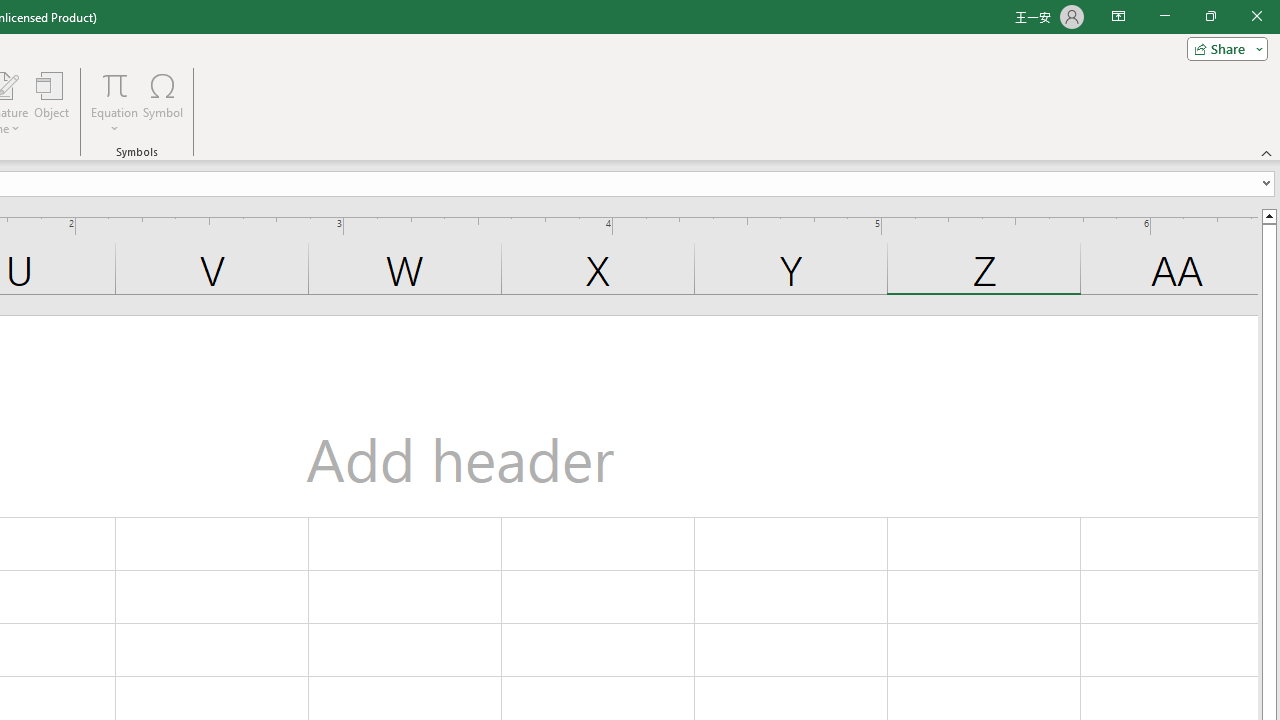 The height and width of the screenshot is (720, 1280). I want to click on 'Equation', so click(114, 103).